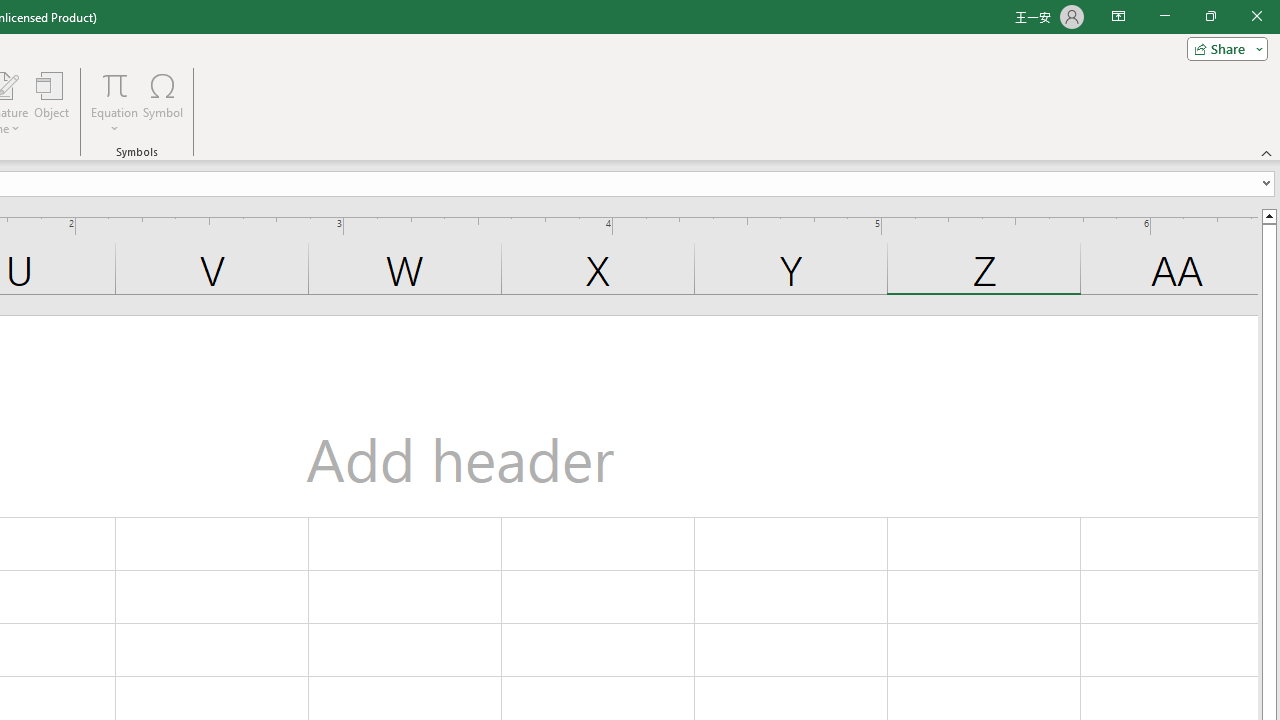 The height and width of the screenshot is (720, 1280). I want to click on 'Equation', so click(114, 103).